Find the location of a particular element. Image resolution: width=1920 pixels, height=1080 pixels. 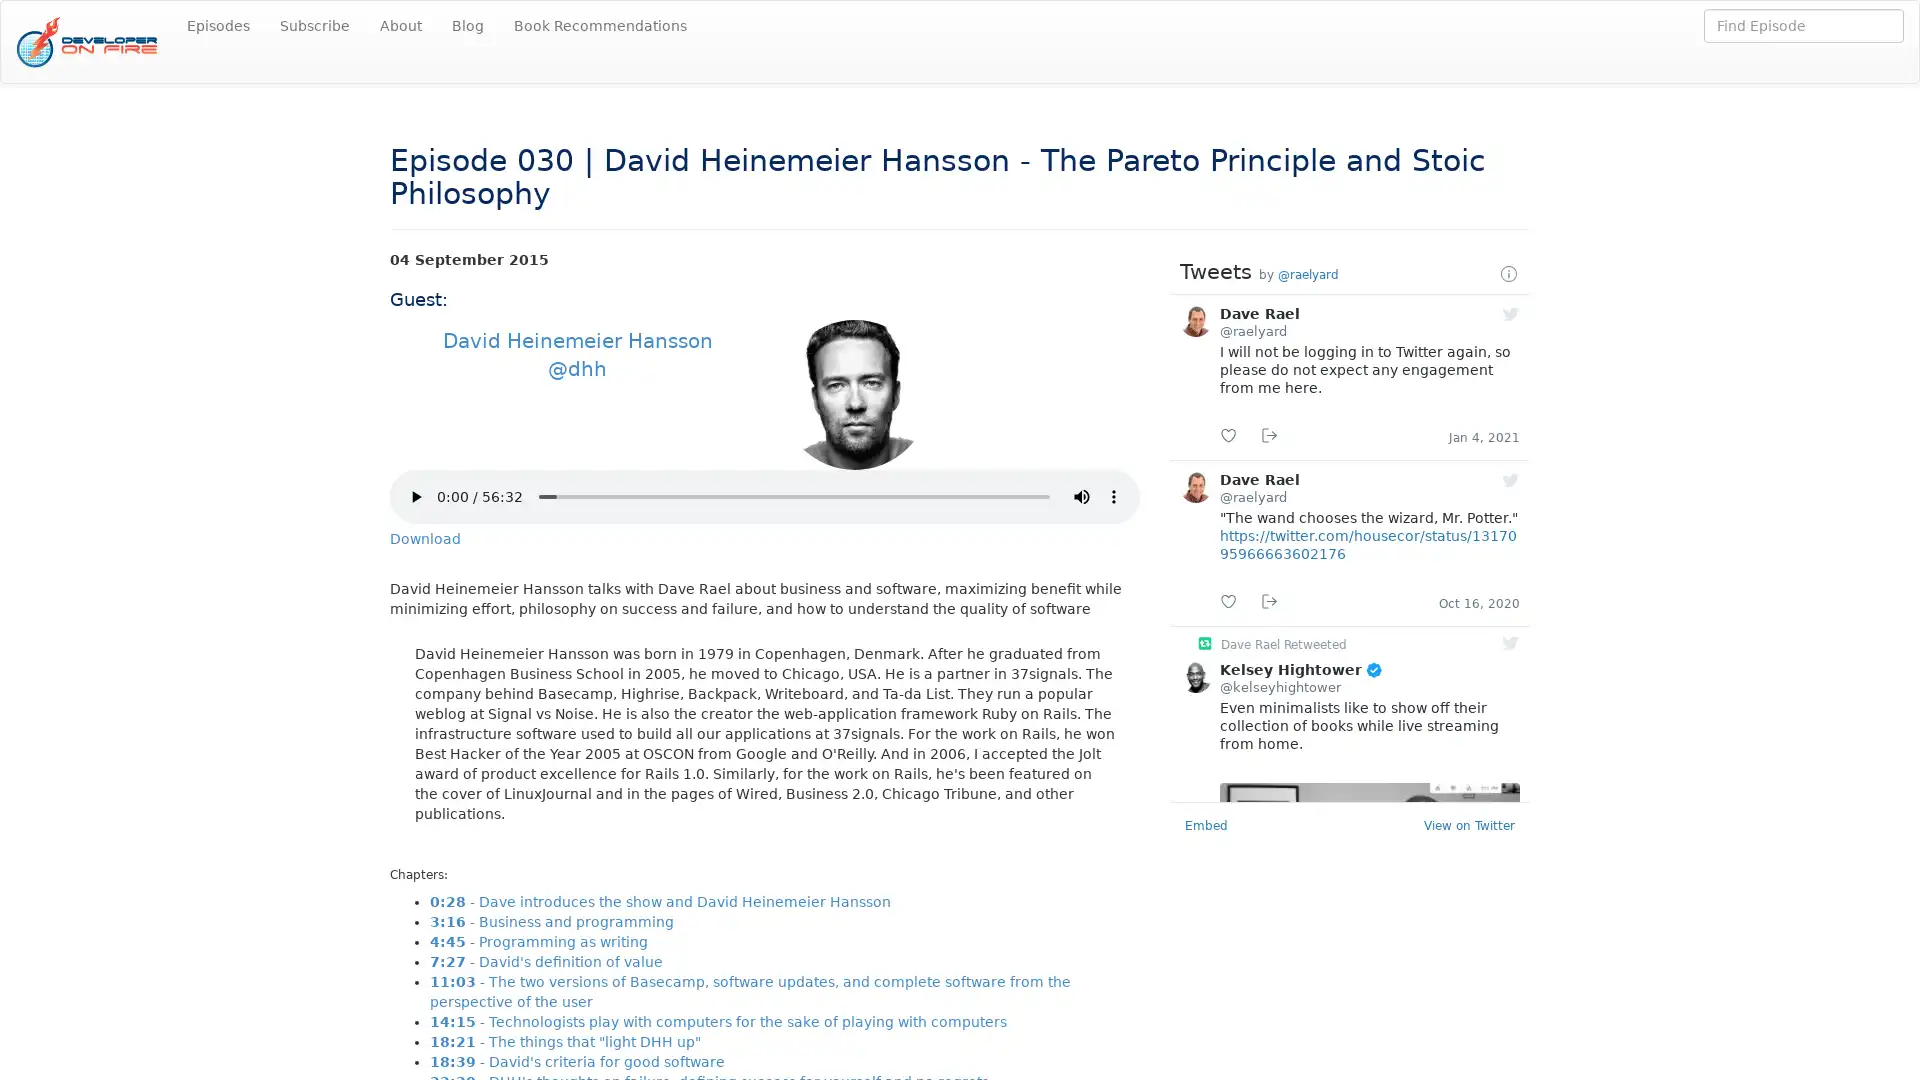

play is located at coordinates (415, 495).